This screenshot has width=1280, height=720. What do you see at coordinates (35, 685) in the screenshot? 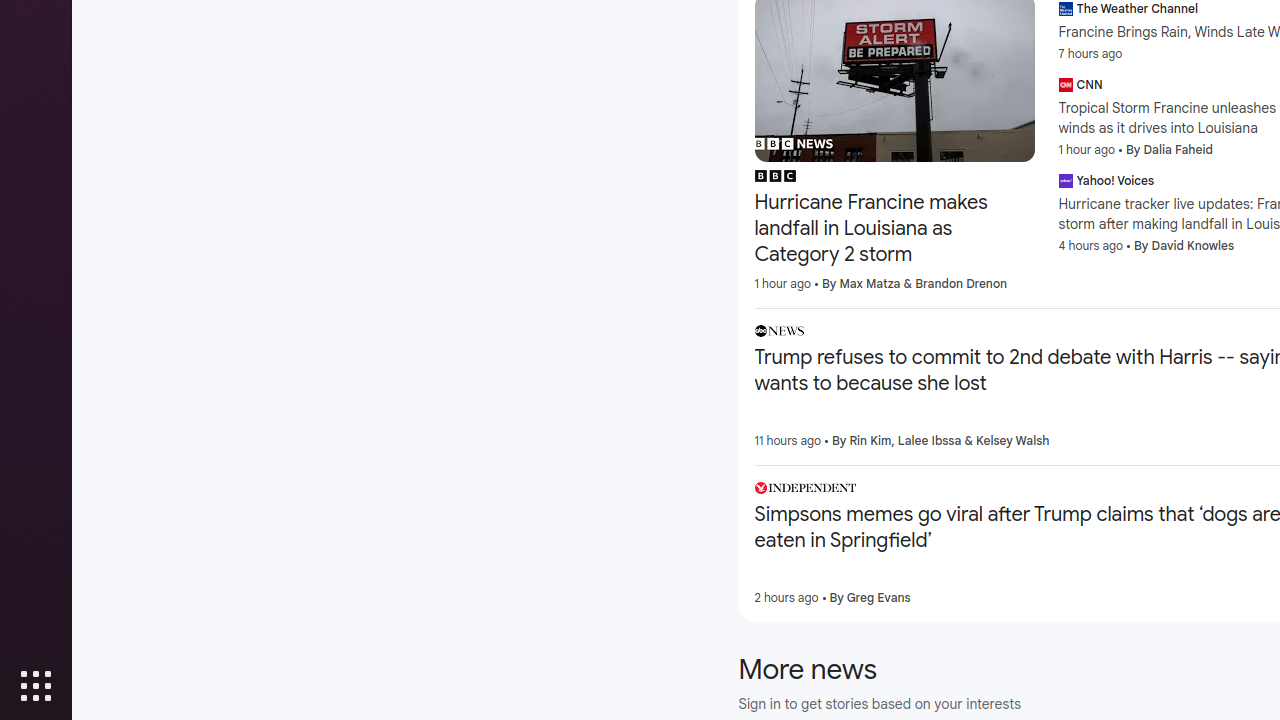
I see `'Show Applications'` at bounding box center [35, 685].